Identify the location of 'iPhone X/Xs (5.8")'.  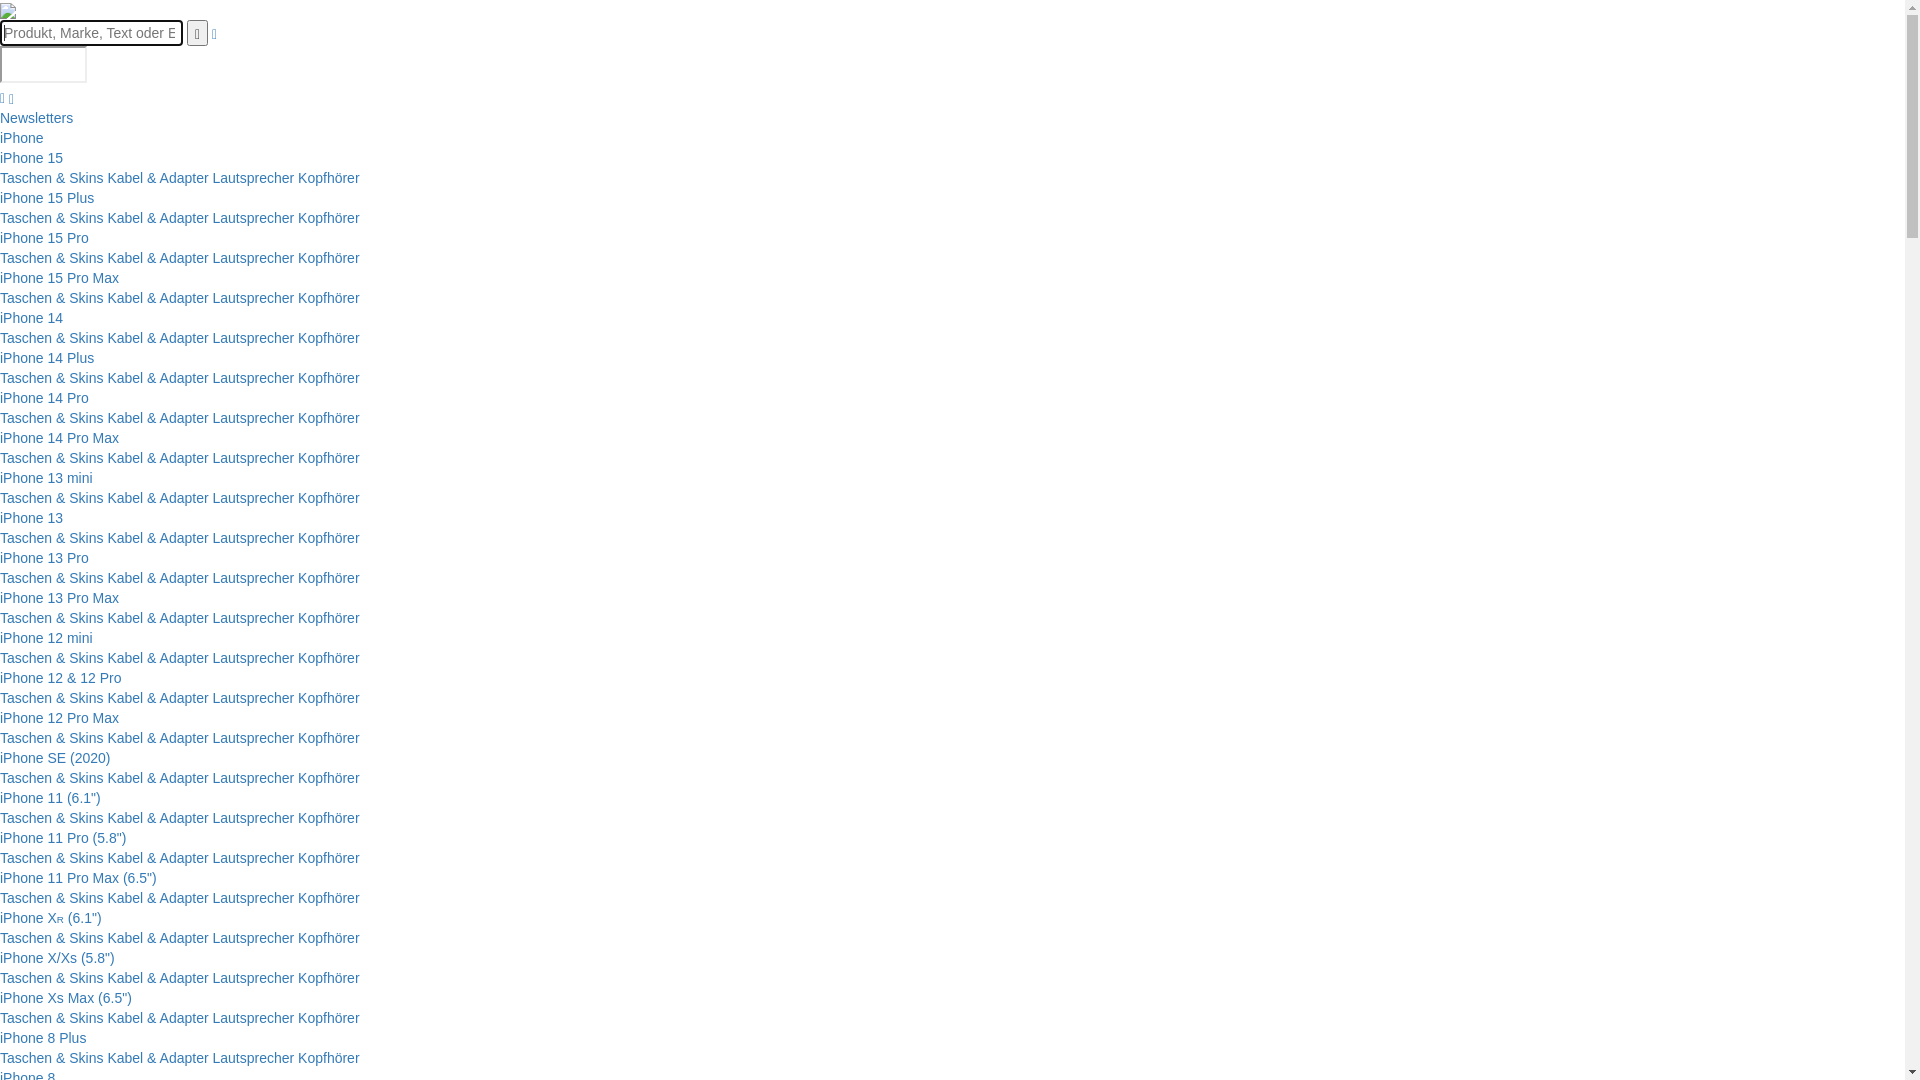
(57, 956).